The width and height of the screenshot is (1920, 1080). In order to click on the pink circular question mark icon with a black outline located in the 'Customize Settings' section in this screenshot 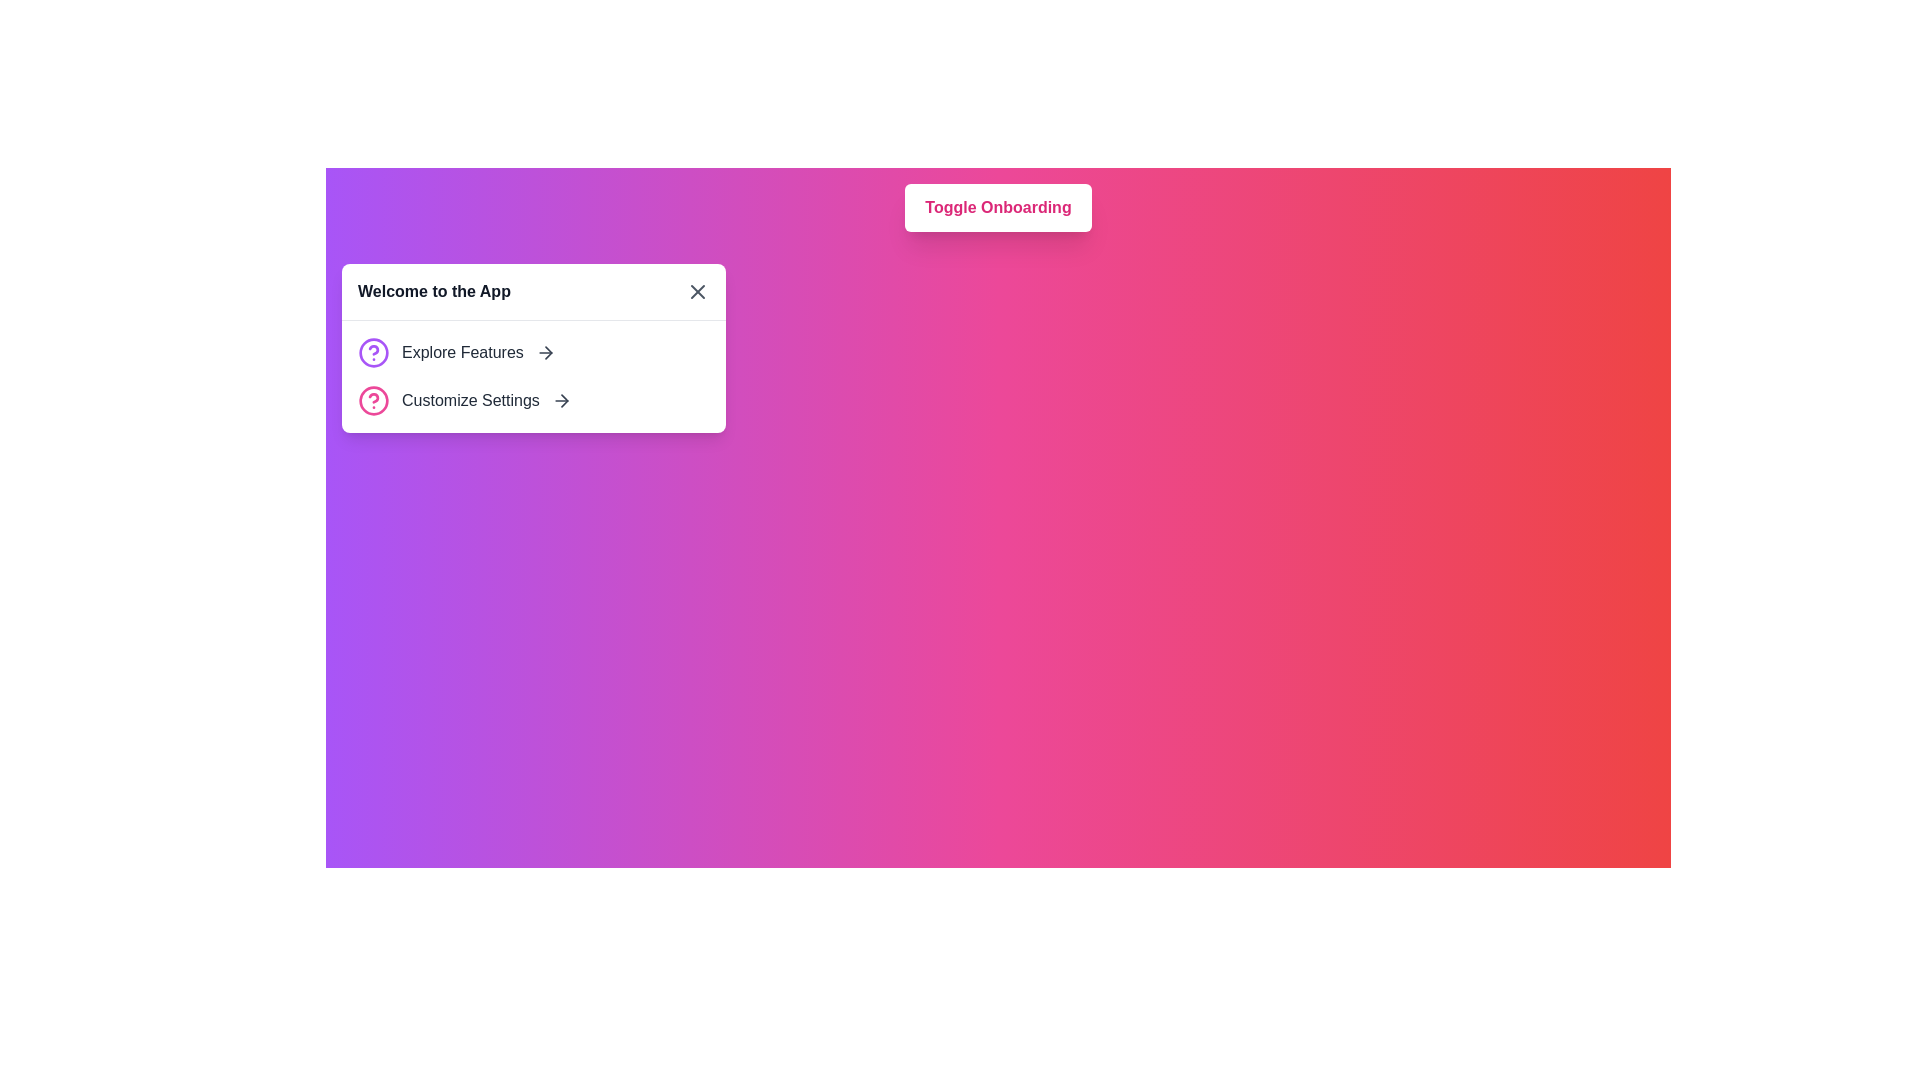, I will do `click(374, 401)`.